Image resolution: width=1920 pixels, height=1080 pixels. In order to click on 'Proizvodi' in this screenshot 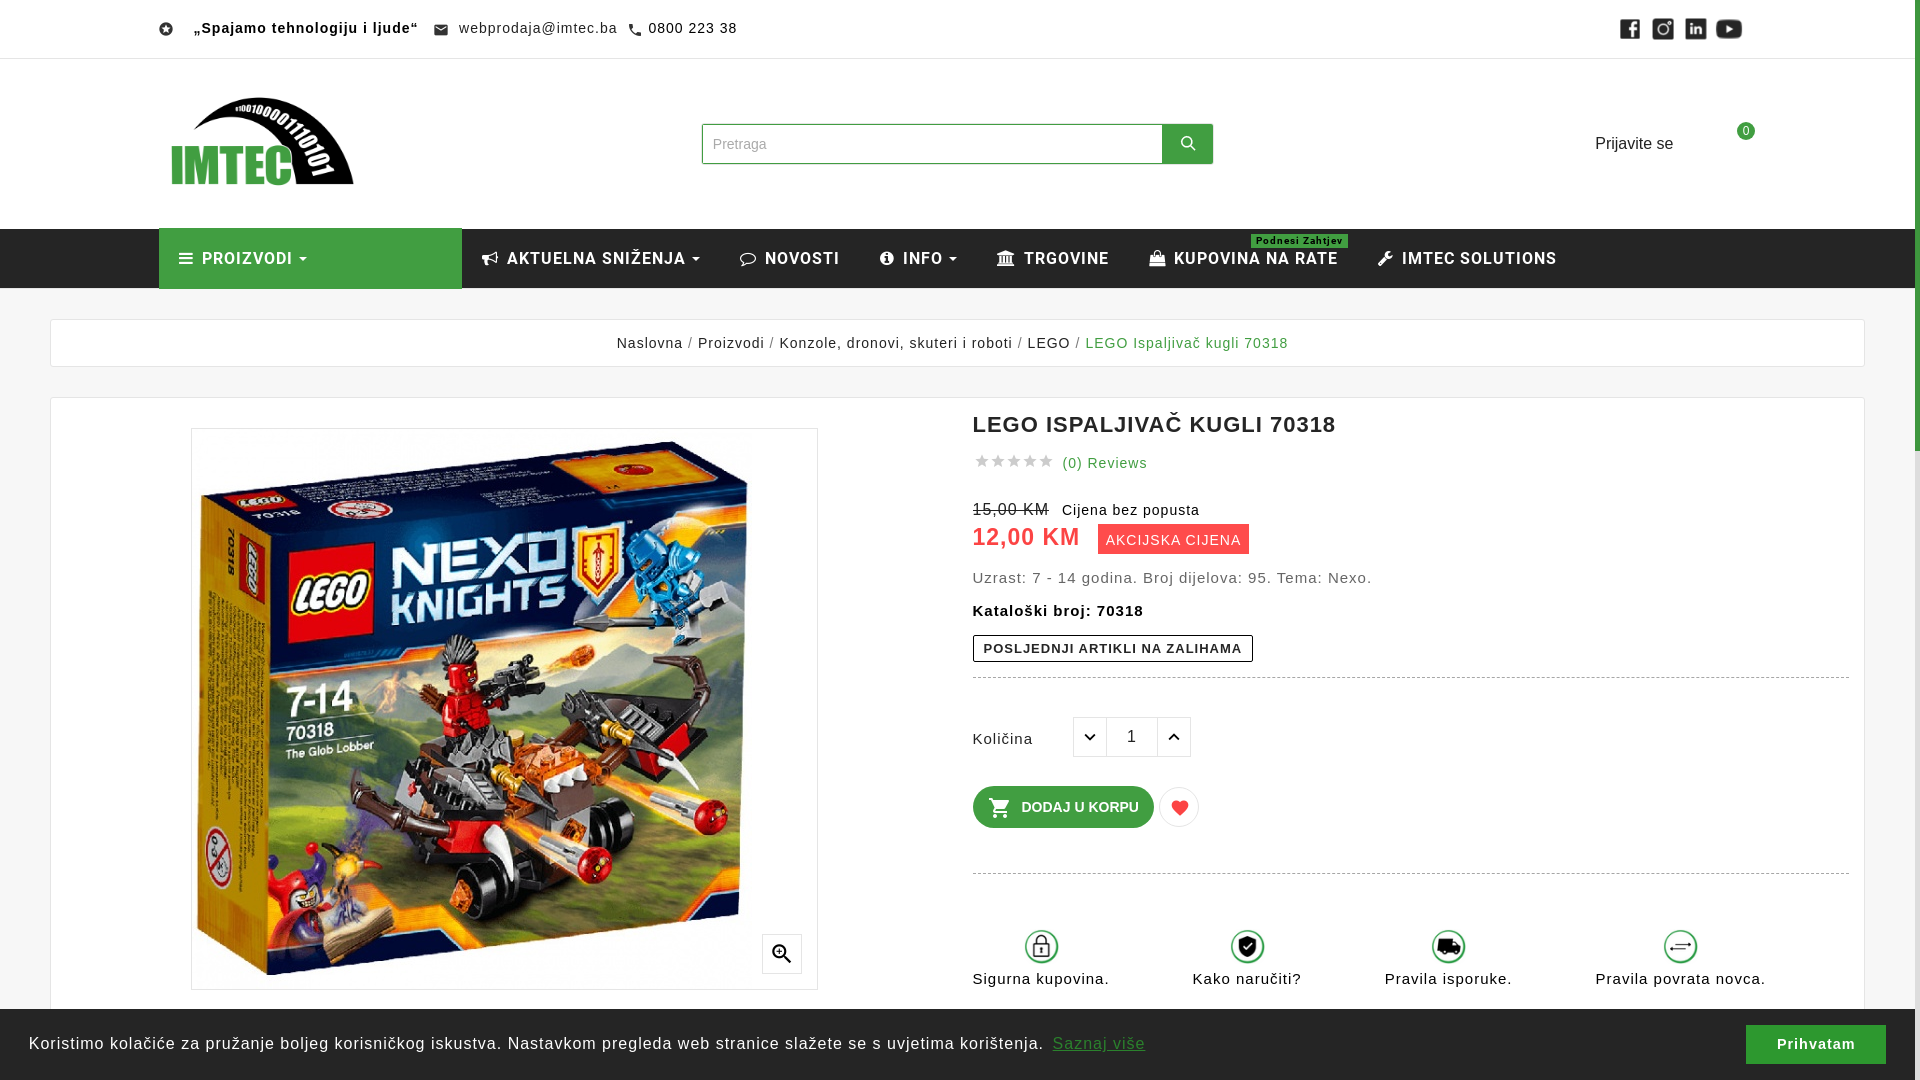, I will do `click(730, 342)`.